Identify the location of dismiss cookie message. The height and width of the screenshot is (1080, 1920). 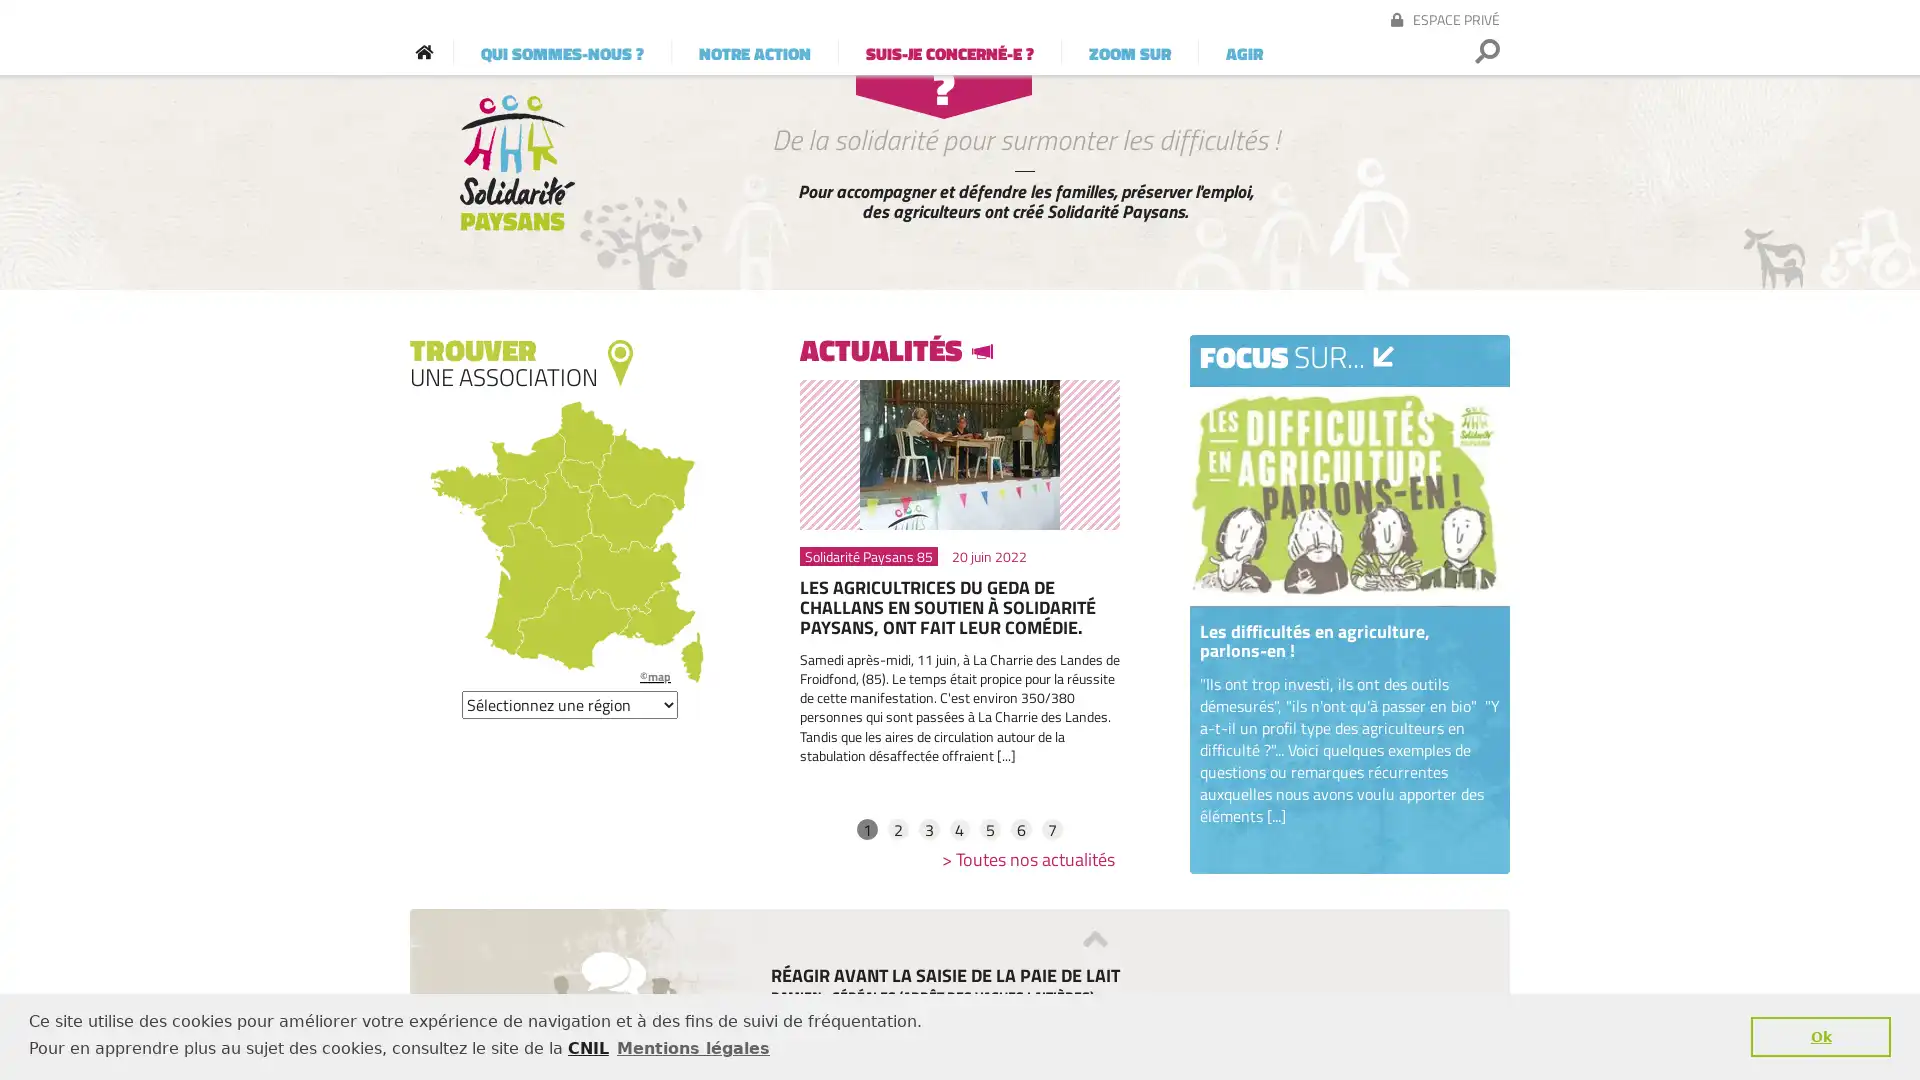
(1820, 1035).